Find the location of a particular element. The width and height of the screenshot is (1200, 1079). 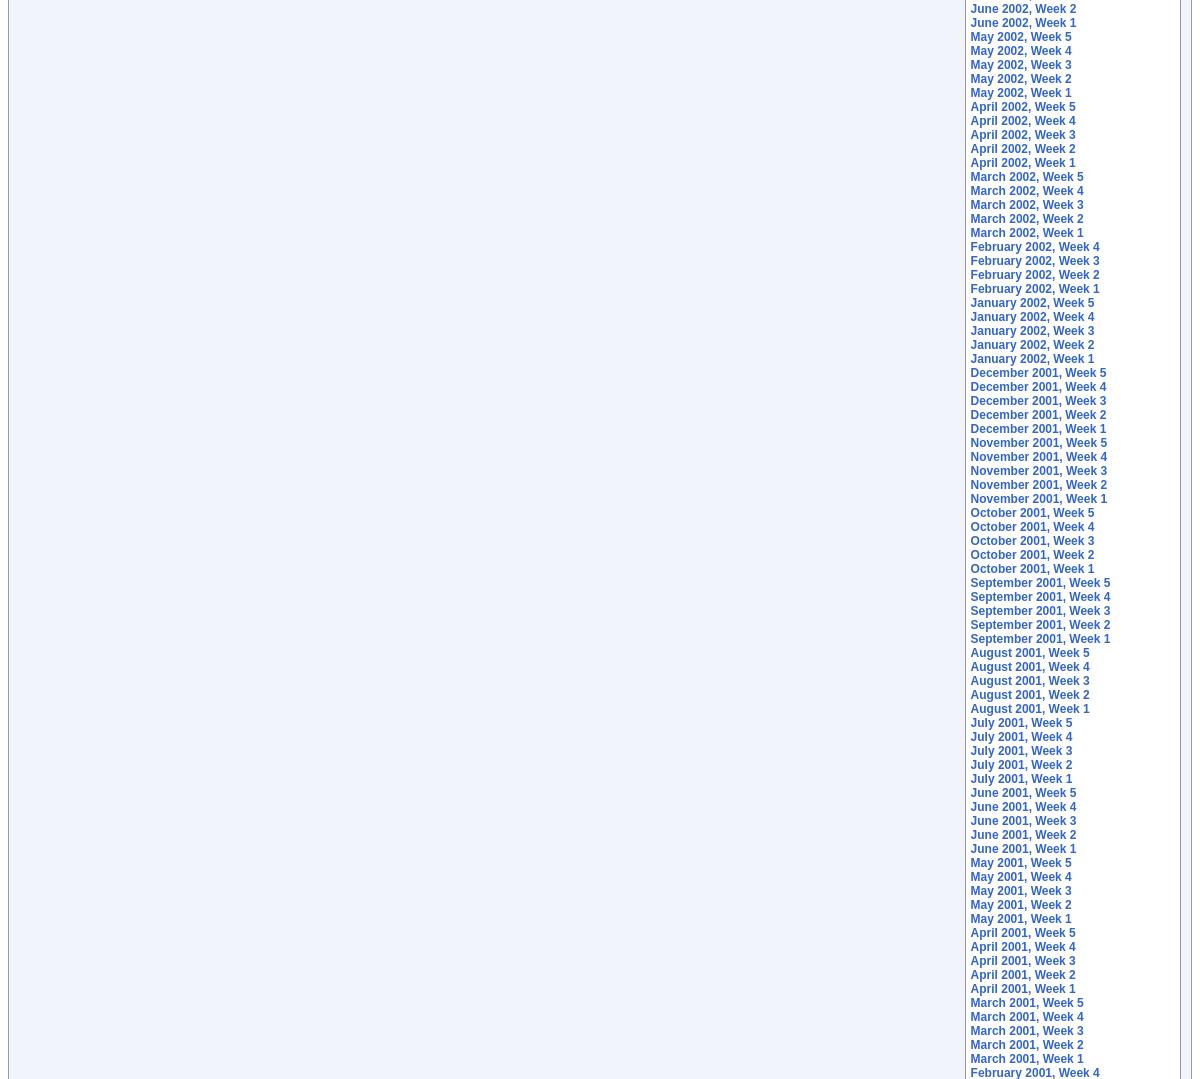

'April 2002, Week 4' is located at coordinates (1022, 120).